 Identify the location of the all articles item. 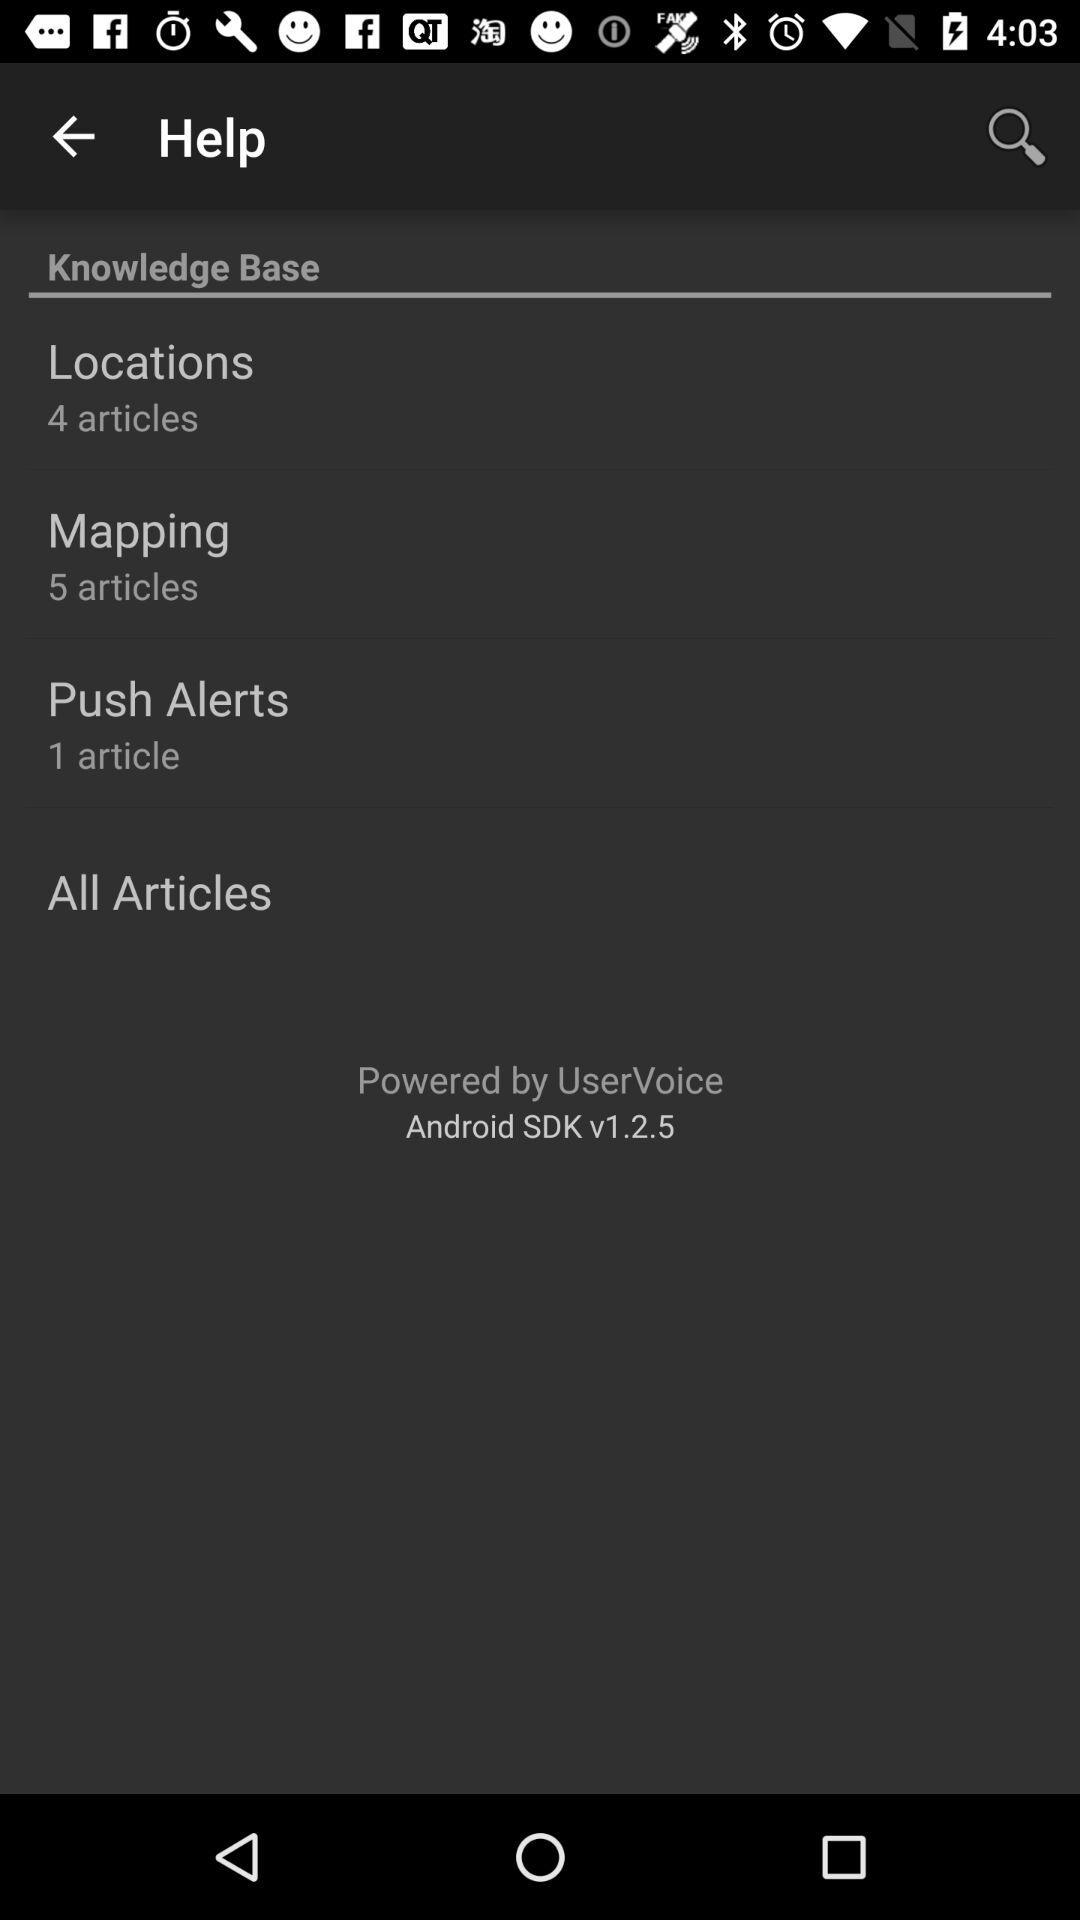
(158, 890).